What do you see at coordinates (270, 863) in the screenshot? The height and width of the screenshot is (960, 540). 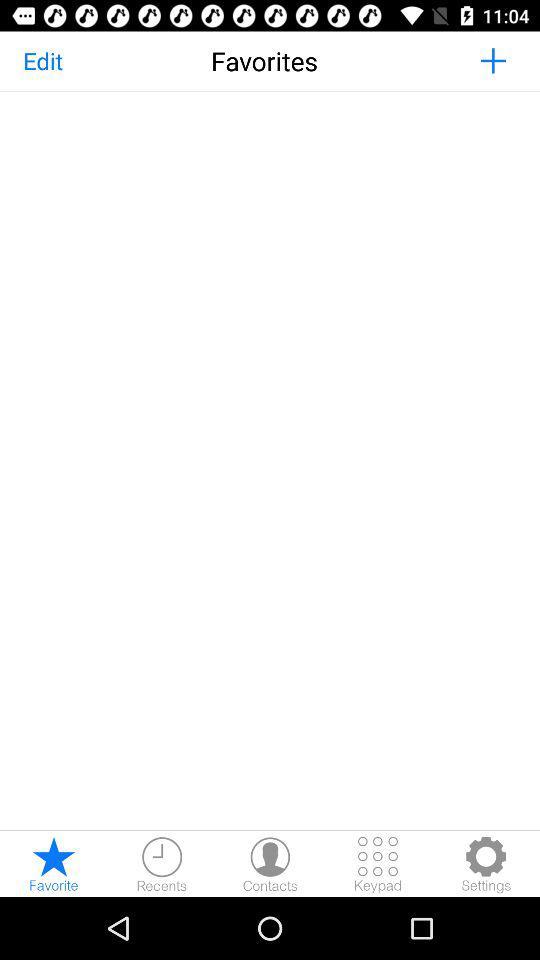 I see `see the contact list` at bounding box center [270, 863].